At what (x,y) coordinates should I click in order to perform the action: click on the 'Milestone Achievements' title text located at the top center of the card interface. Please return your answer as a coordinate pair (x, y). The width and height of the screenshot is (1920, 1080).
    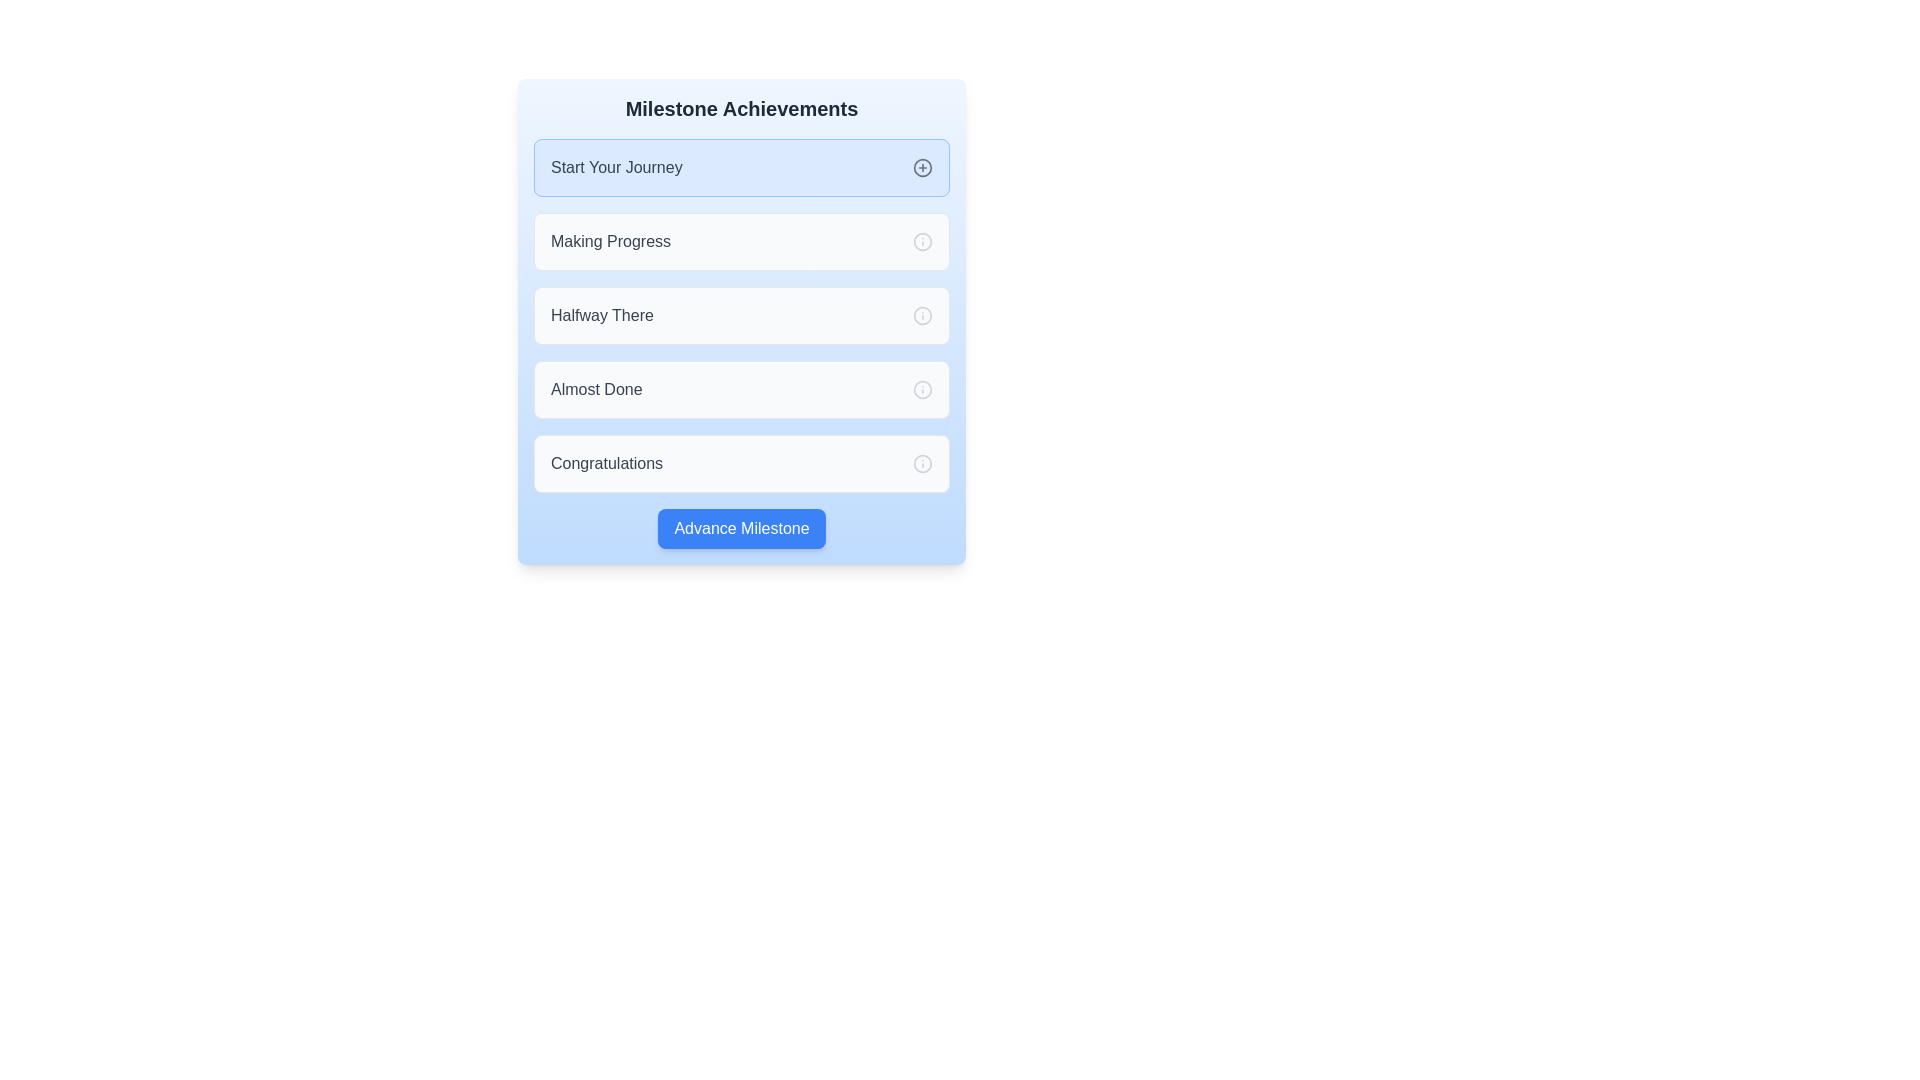
    Looking at the image, I should click on (741, 108).